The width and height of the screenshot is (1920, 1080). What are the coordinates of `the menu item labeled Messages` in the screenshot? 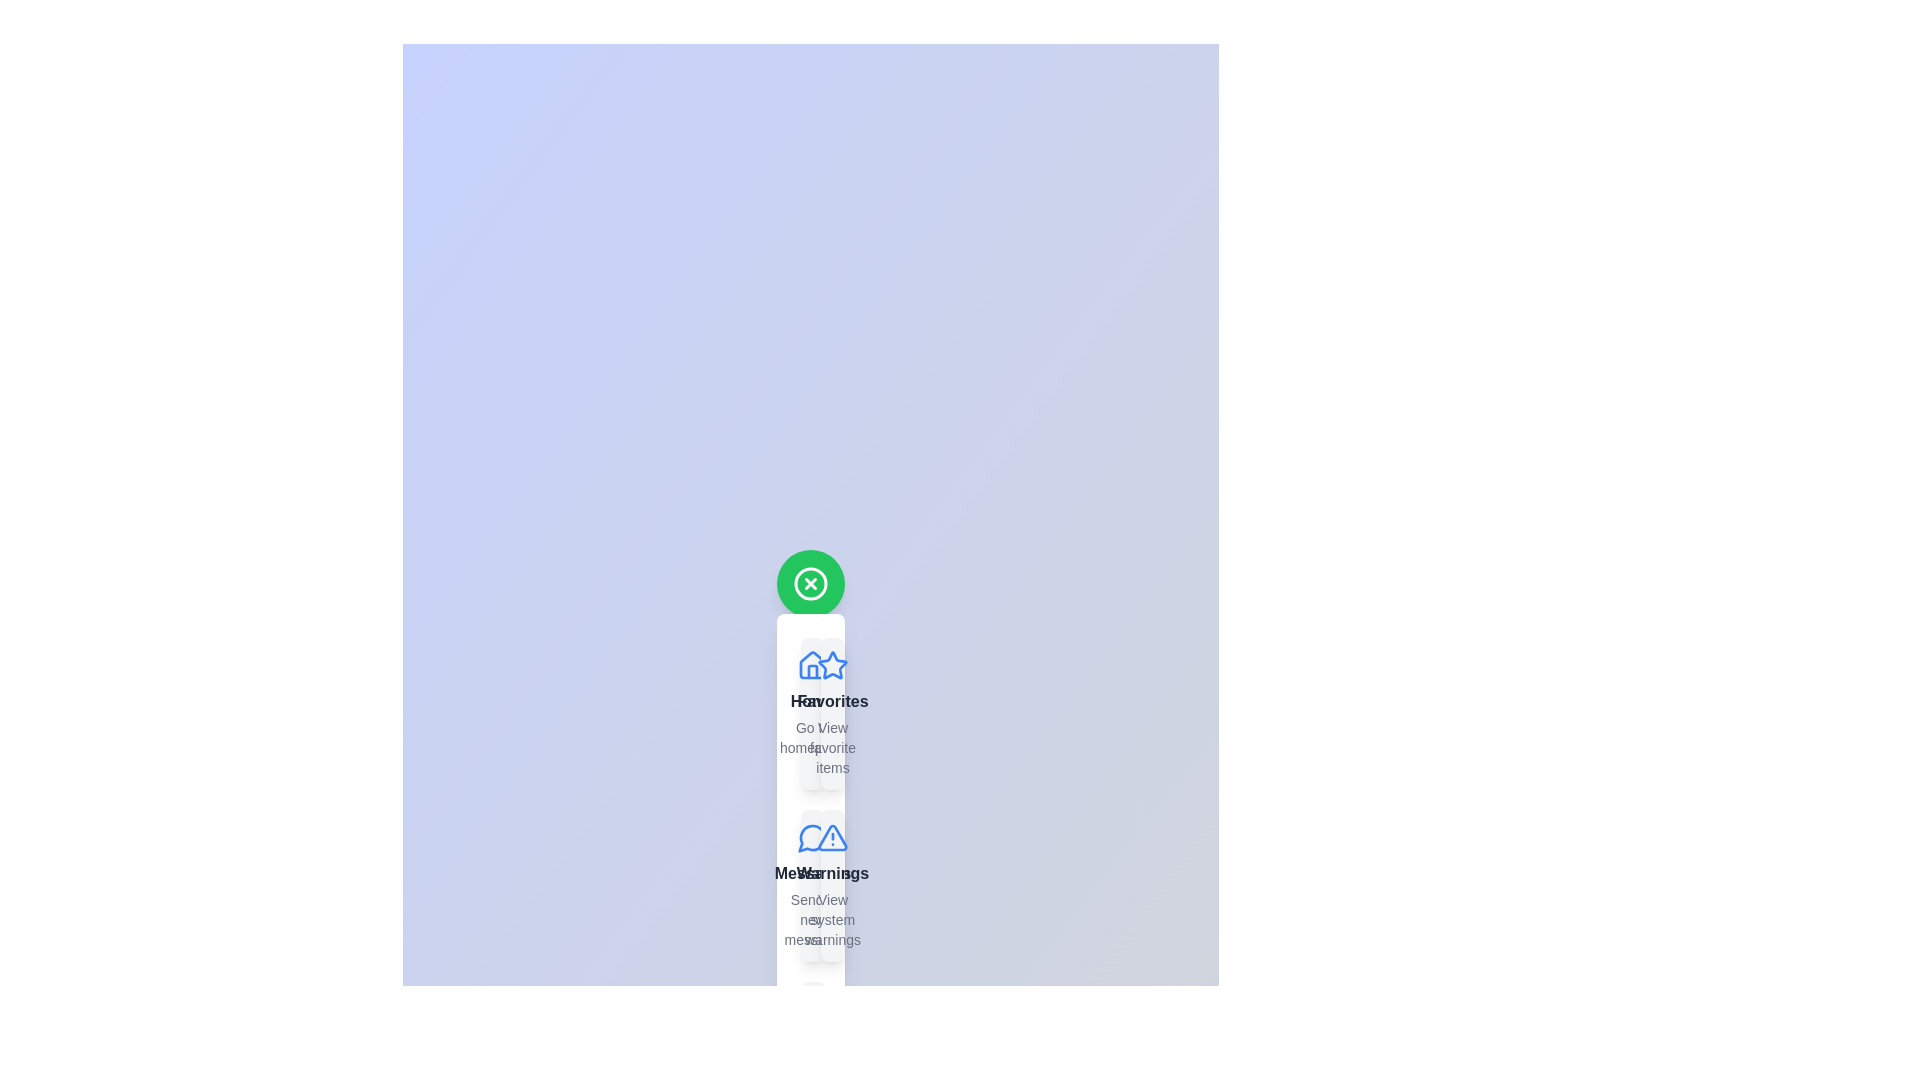 It's located at (812, 885).